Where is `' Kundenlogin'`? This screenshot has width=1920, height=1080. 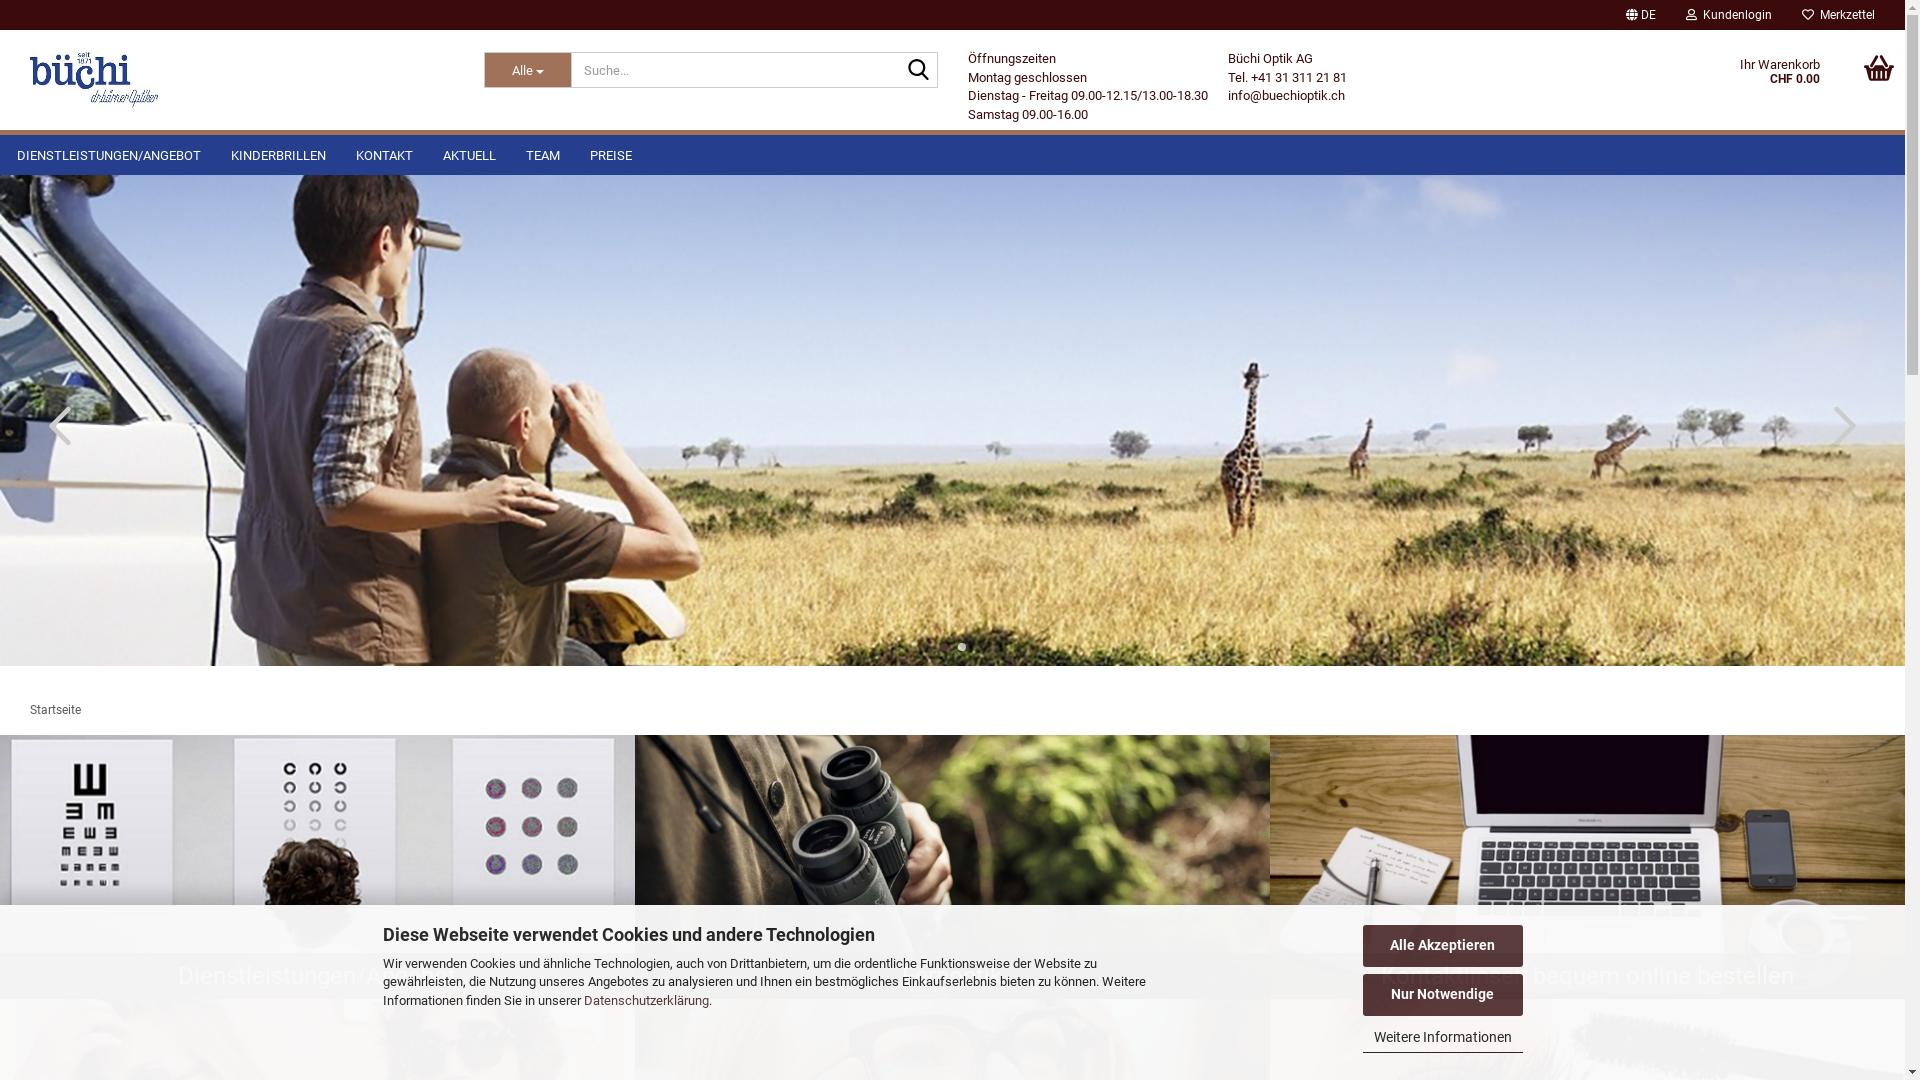
' Kundenlogin' is located at coordinates (1727, 15).